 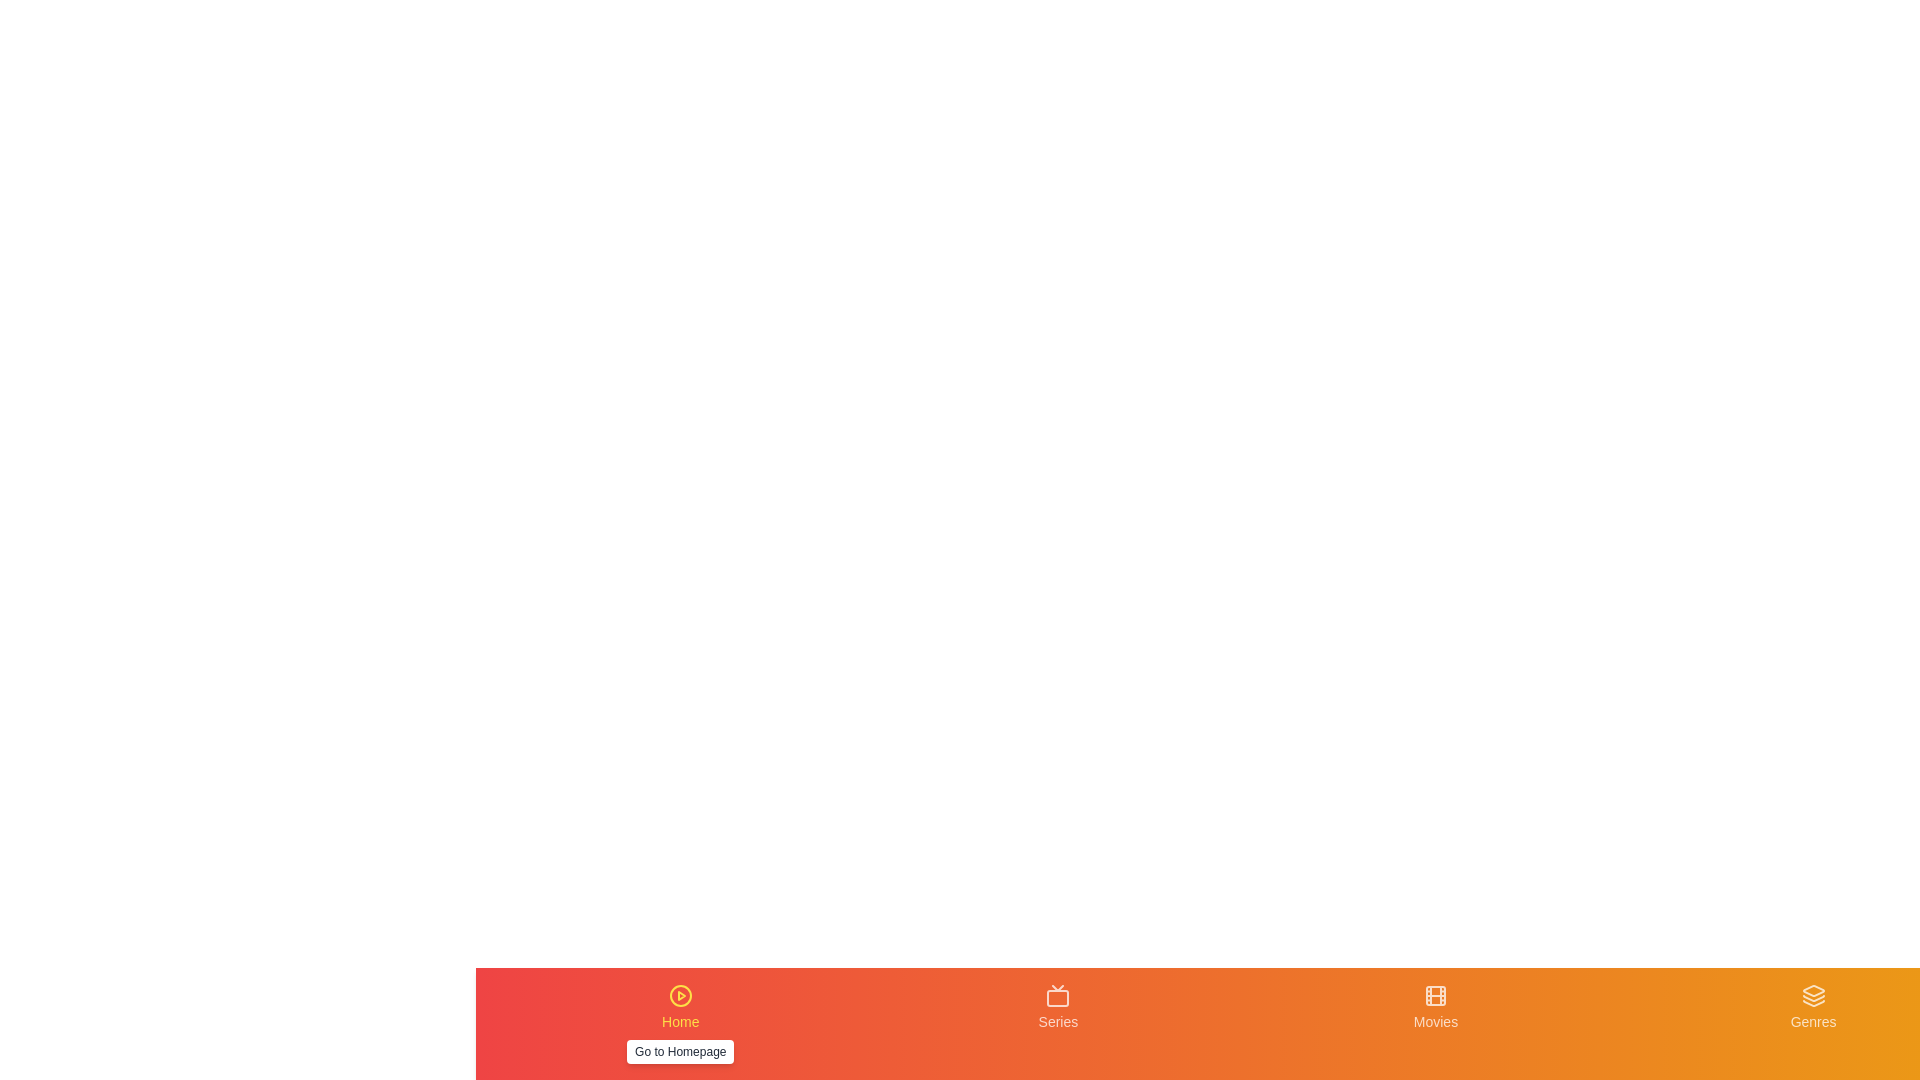 What do you see at coordinates (1434, 1023) in the screenshot?
I see `the navigation tab labeled Movies` at bounding box center [1434, 1023].